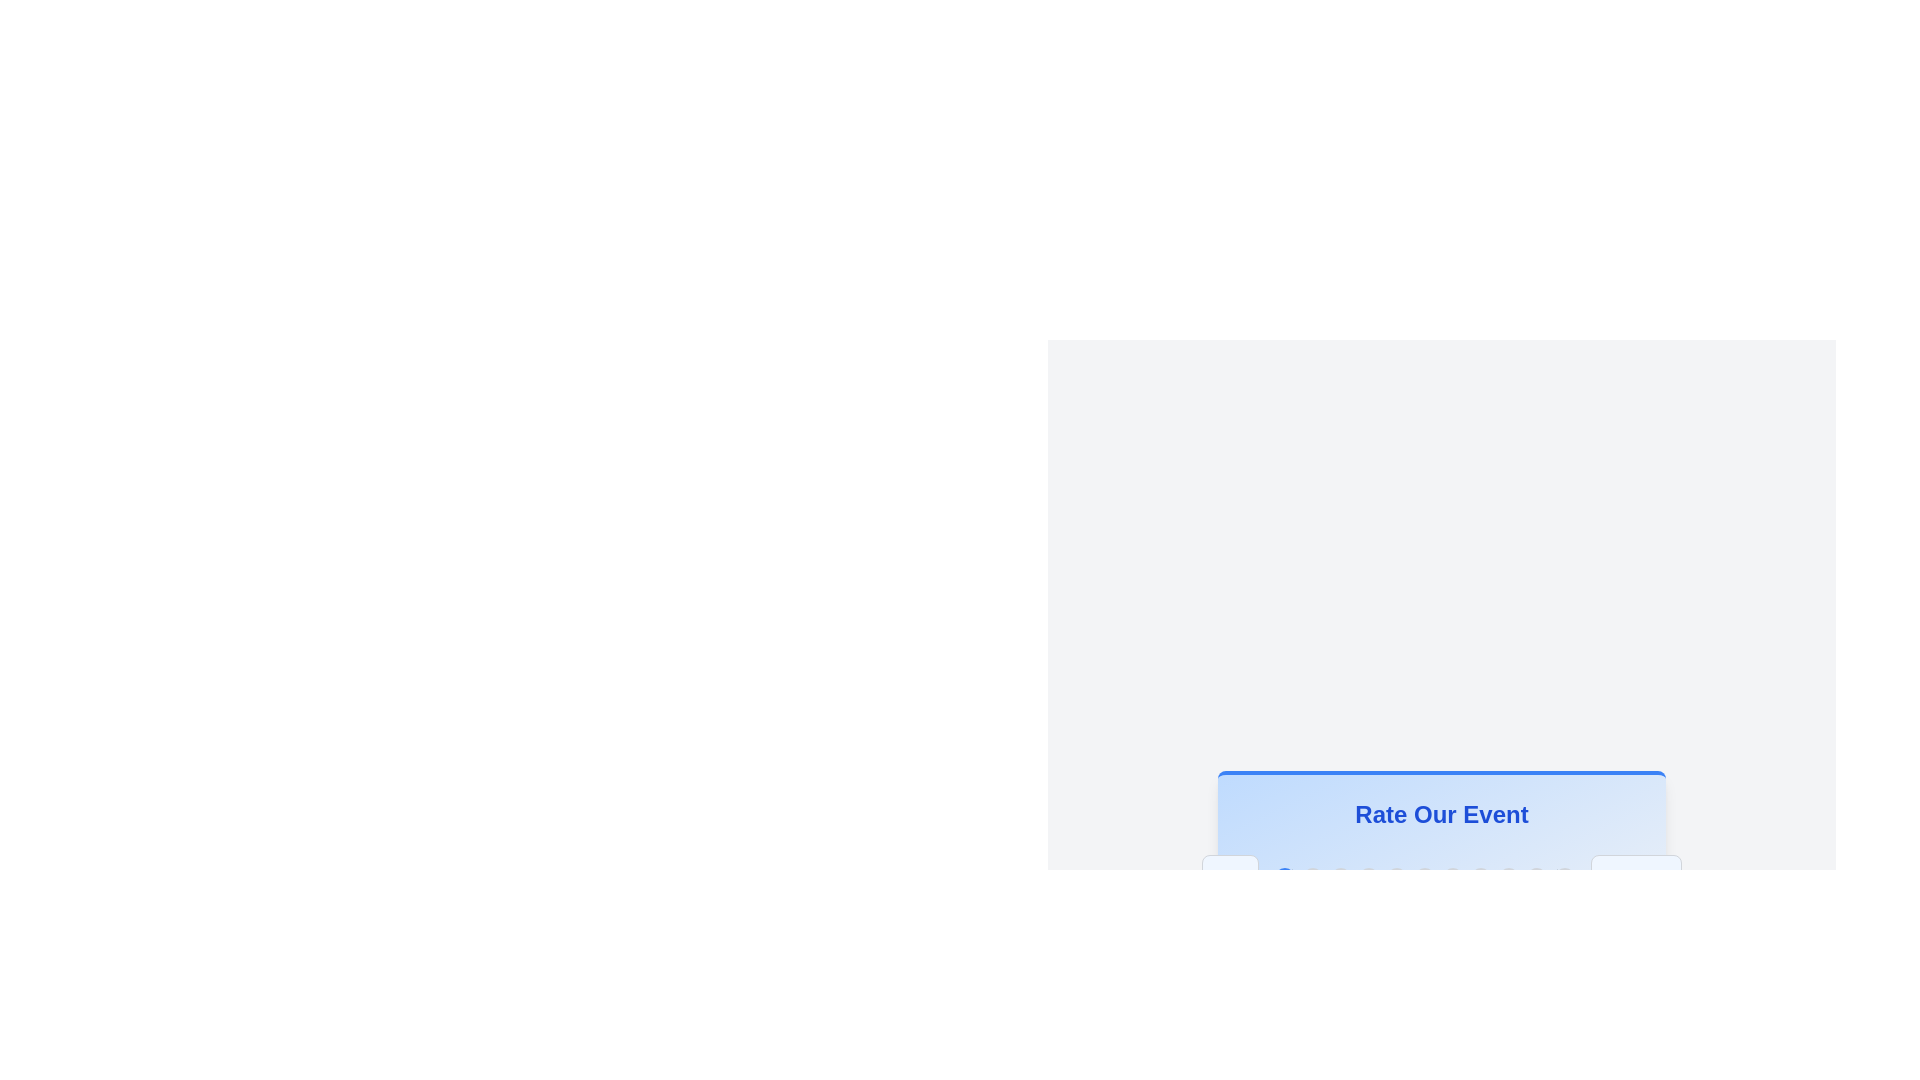 The image size is (1920, 1080). I want to click on the title text element that serves as the heading for the rating section, which is centrally aligned at the top of the card-like structure, so click(1441, 814).